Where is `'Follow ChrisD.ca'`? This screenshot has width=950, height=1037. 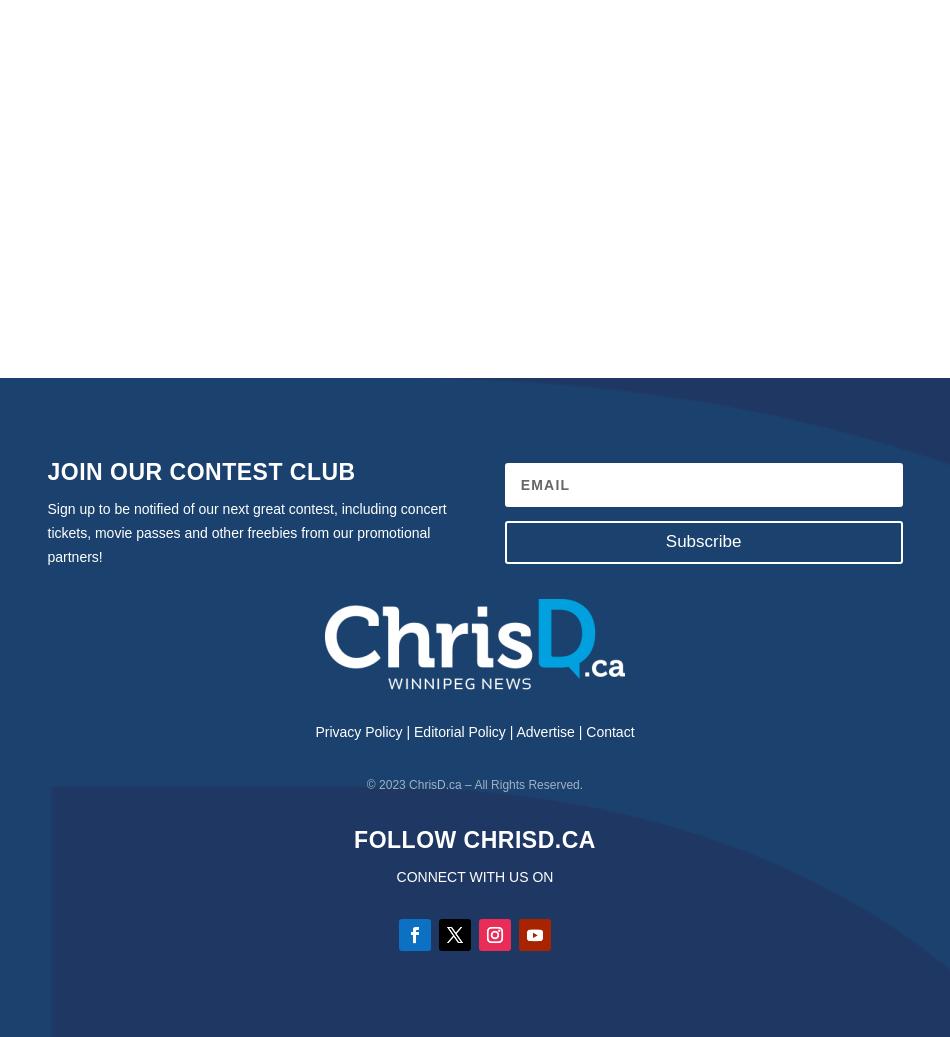 'Follow ChrisD.ca' is located at coordinates (473, 839).